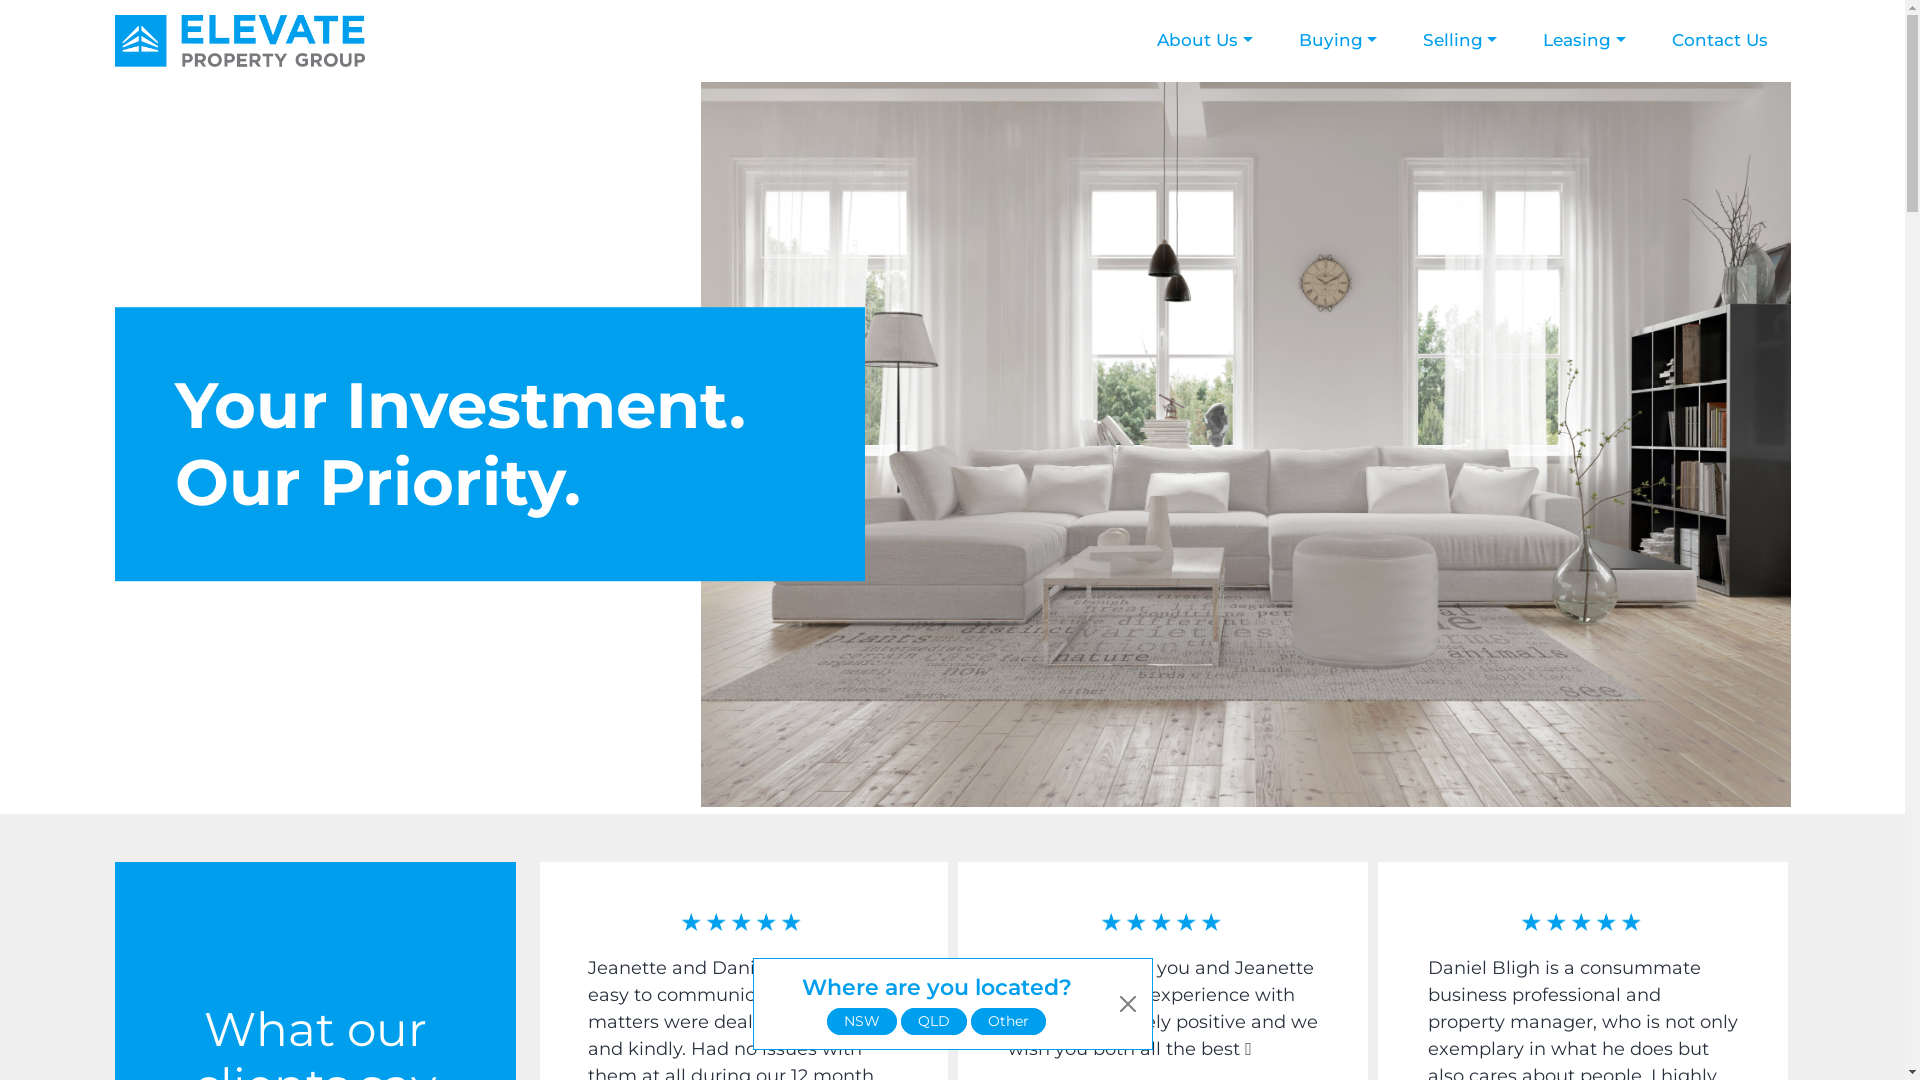  What do you see at coordinates (1459, 41) in the screenshot?
I see `'Selling'` at bounding box center [1459, 41].